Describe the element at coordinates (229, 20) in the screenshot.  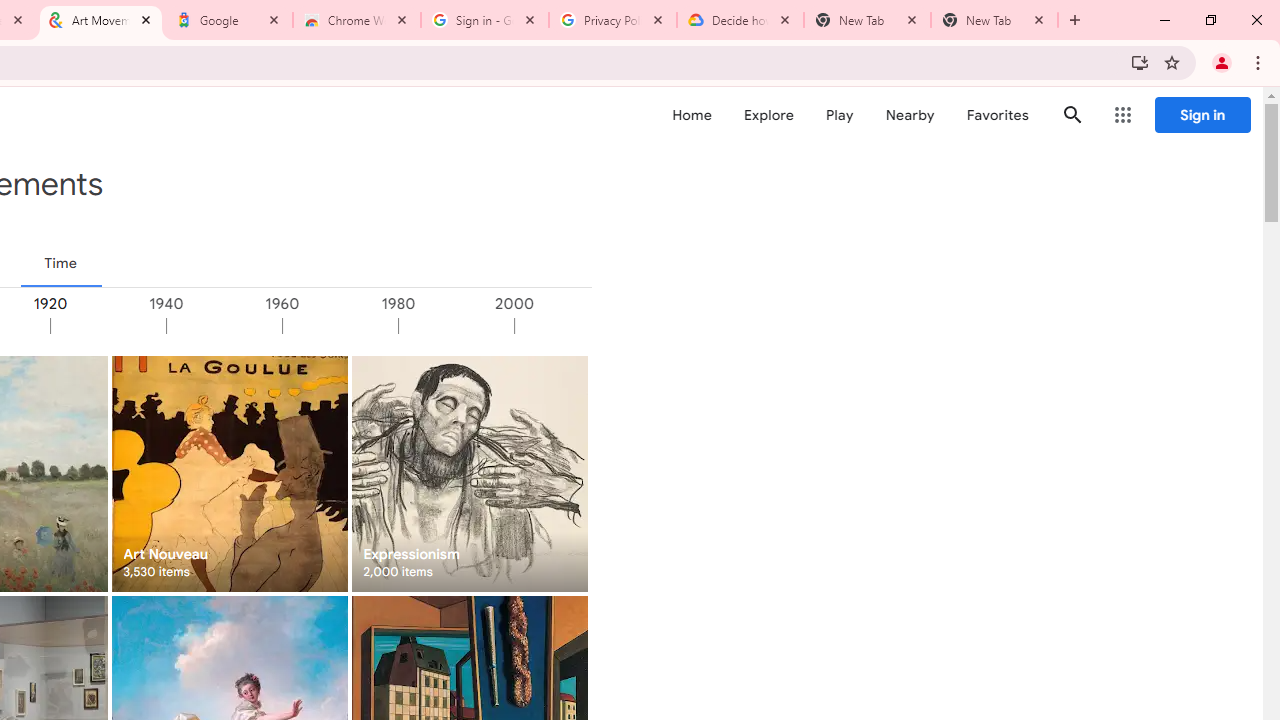
I see `'Google'` at that location.